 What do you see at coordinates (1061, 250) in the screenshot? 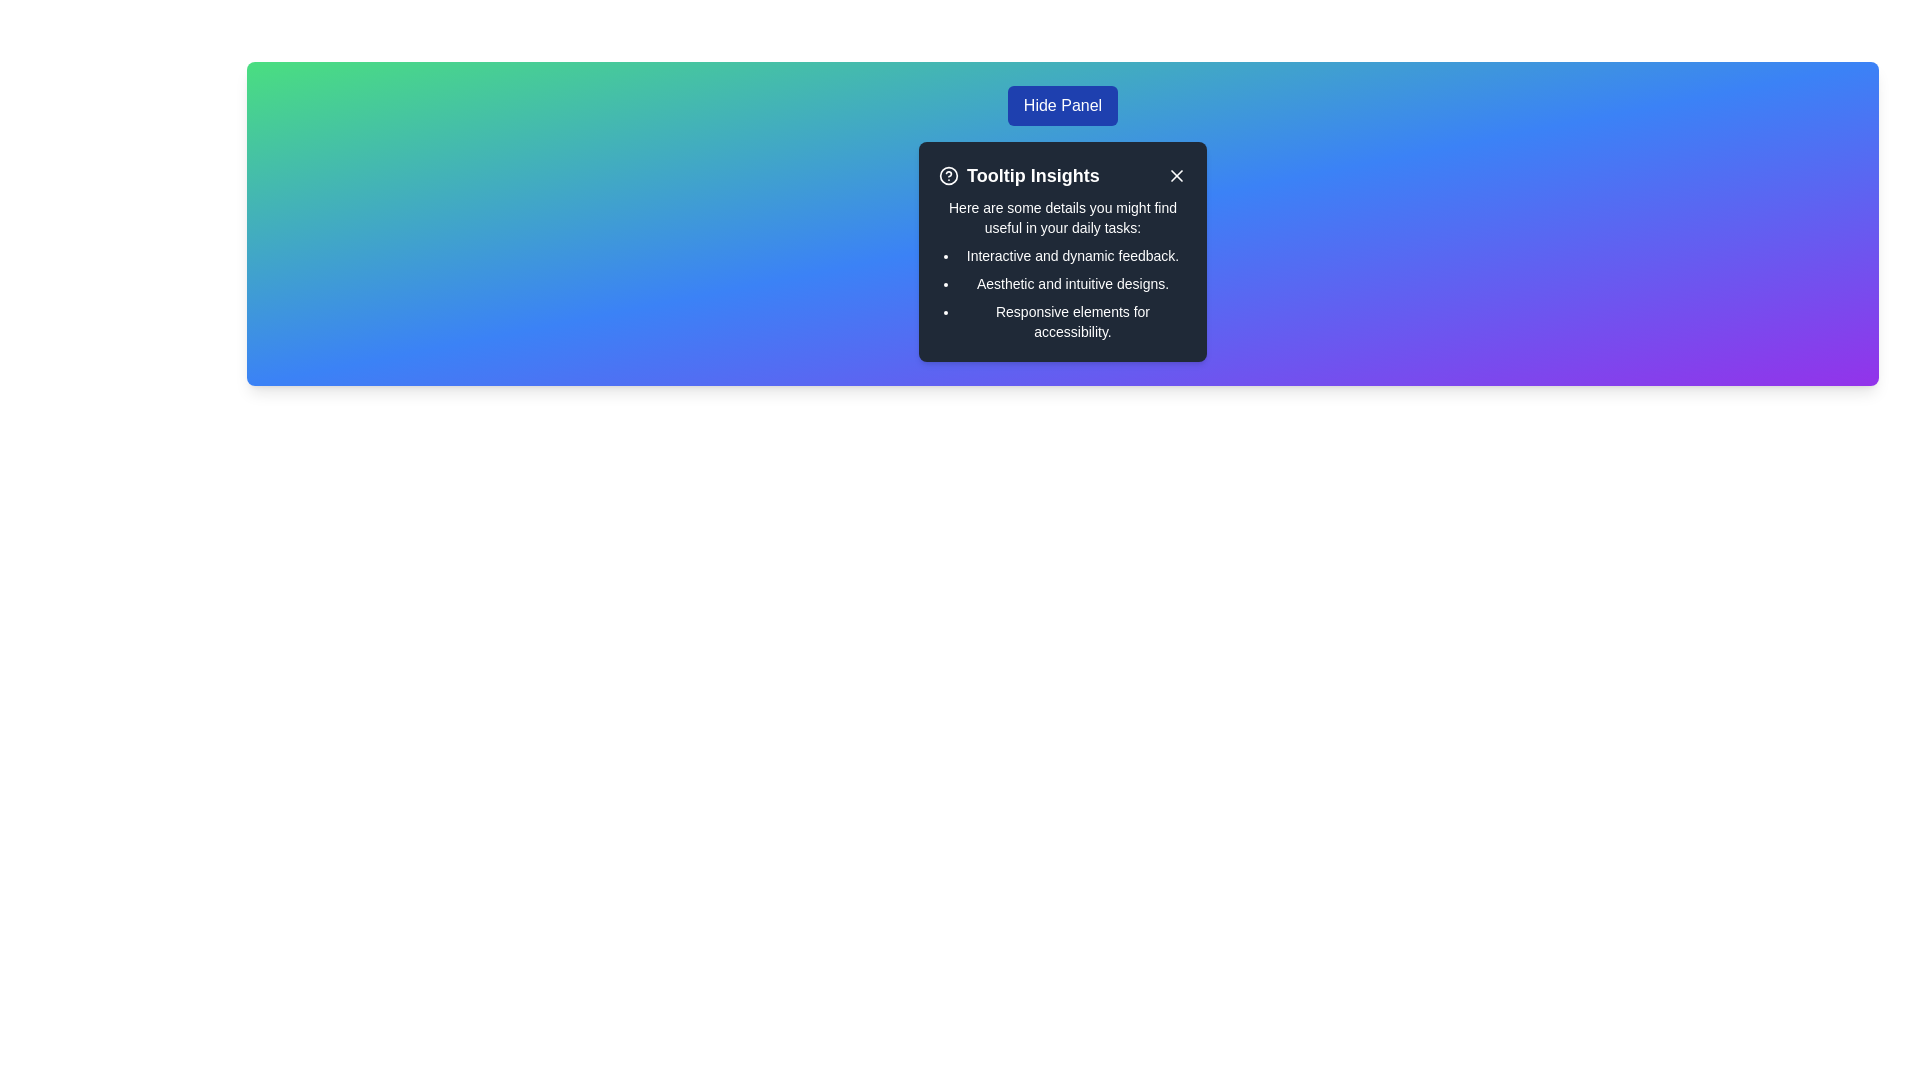
I see `contents of the tooltip located below the 'Hide Panel' button, which provides additional informational details to the user` at bounding box center [1061, 250].